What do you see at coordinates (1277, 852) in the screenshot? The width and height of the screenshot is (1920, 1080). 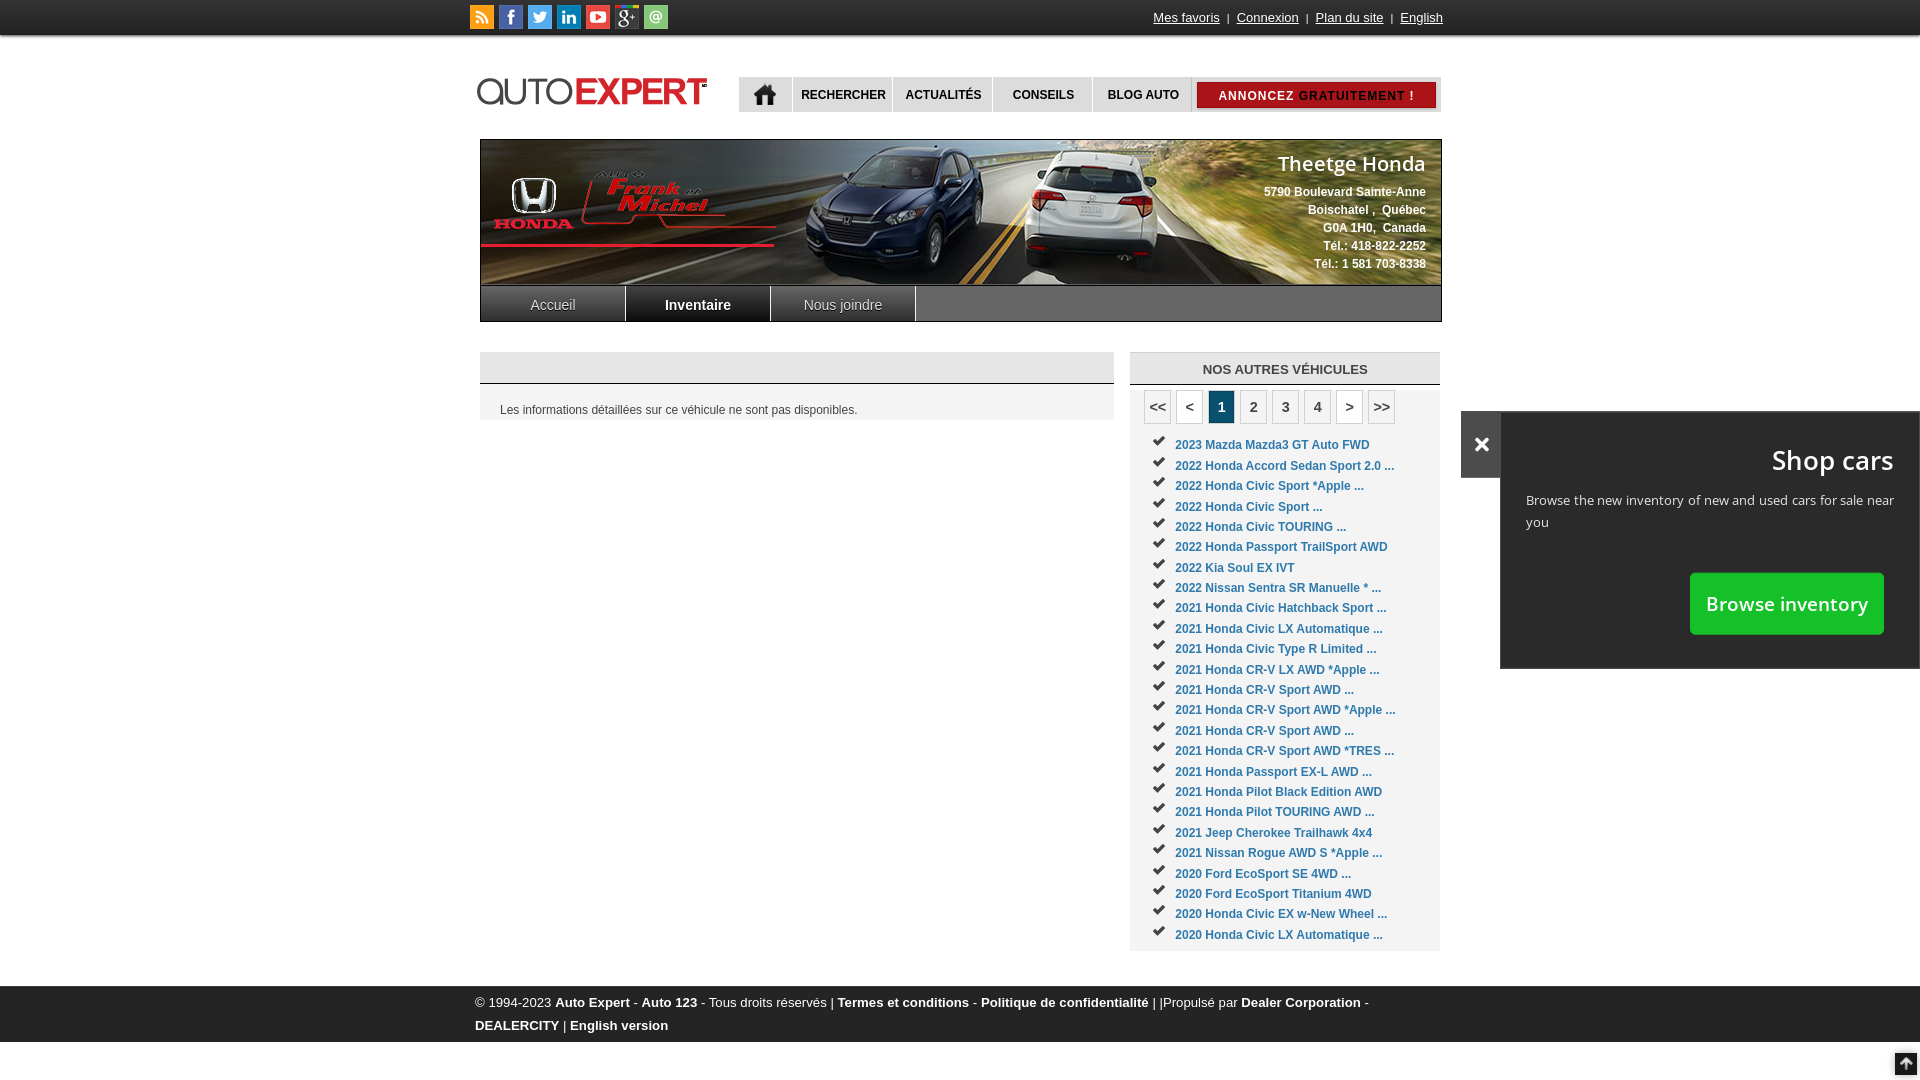 I see `'2021 Nissan Rogue AWD S *Apple ...'` at bounding box center [1277, 852].